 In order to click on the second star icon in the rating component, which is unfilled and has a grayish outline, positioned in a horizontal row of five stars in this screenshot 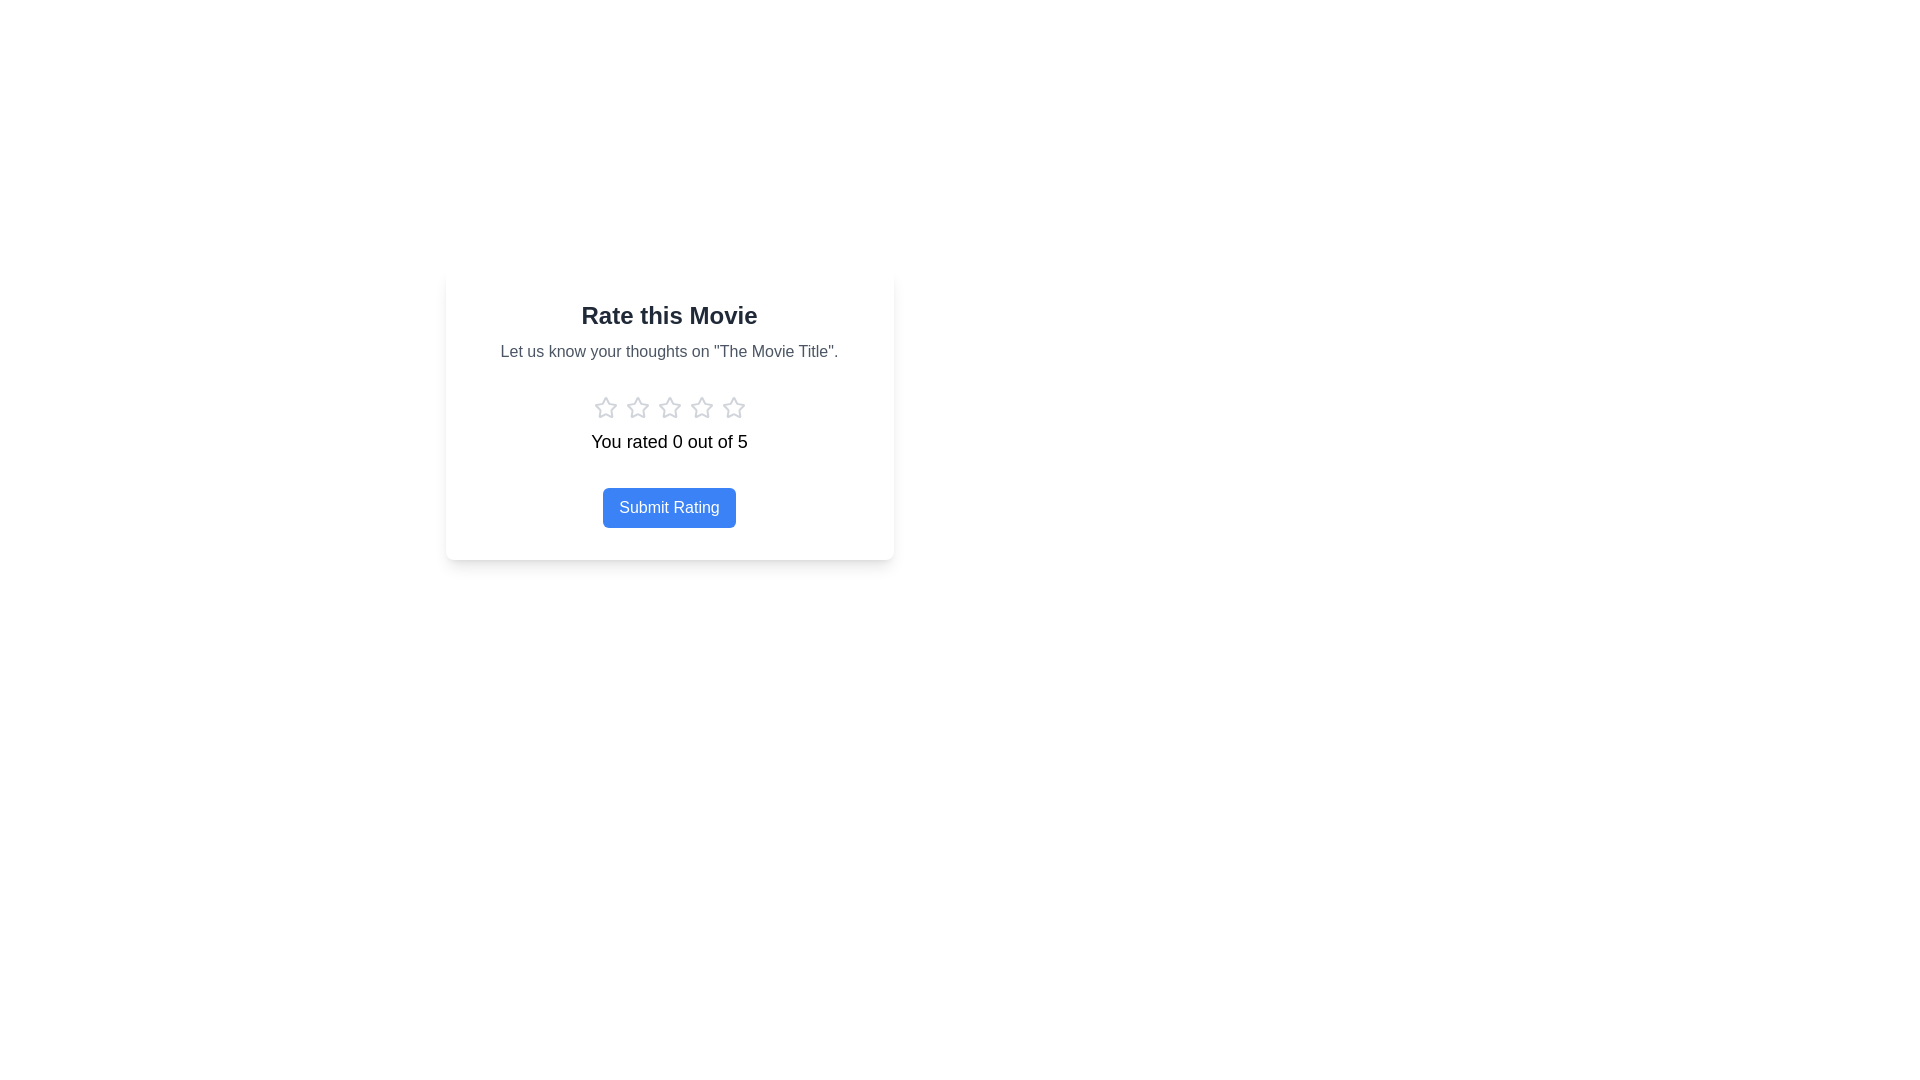, I will do `click(701, 406)`.